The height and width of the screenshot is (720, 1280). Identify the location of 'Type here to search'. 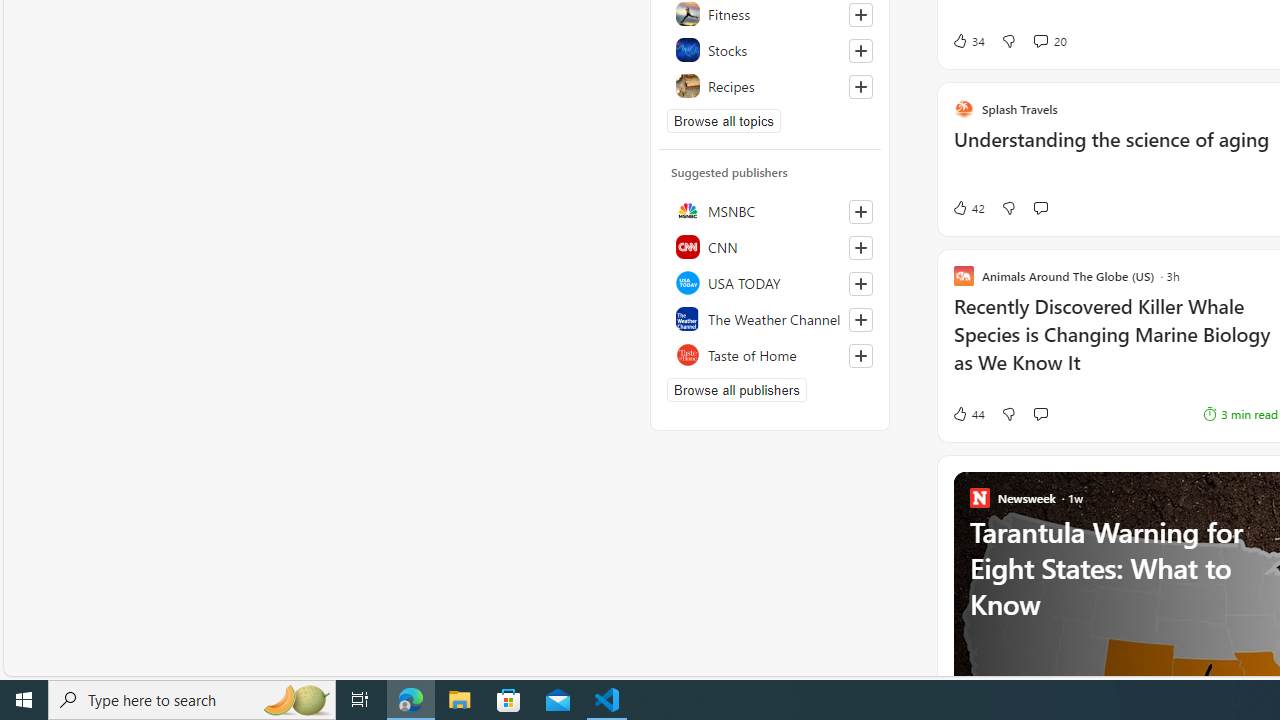
(192, 698).